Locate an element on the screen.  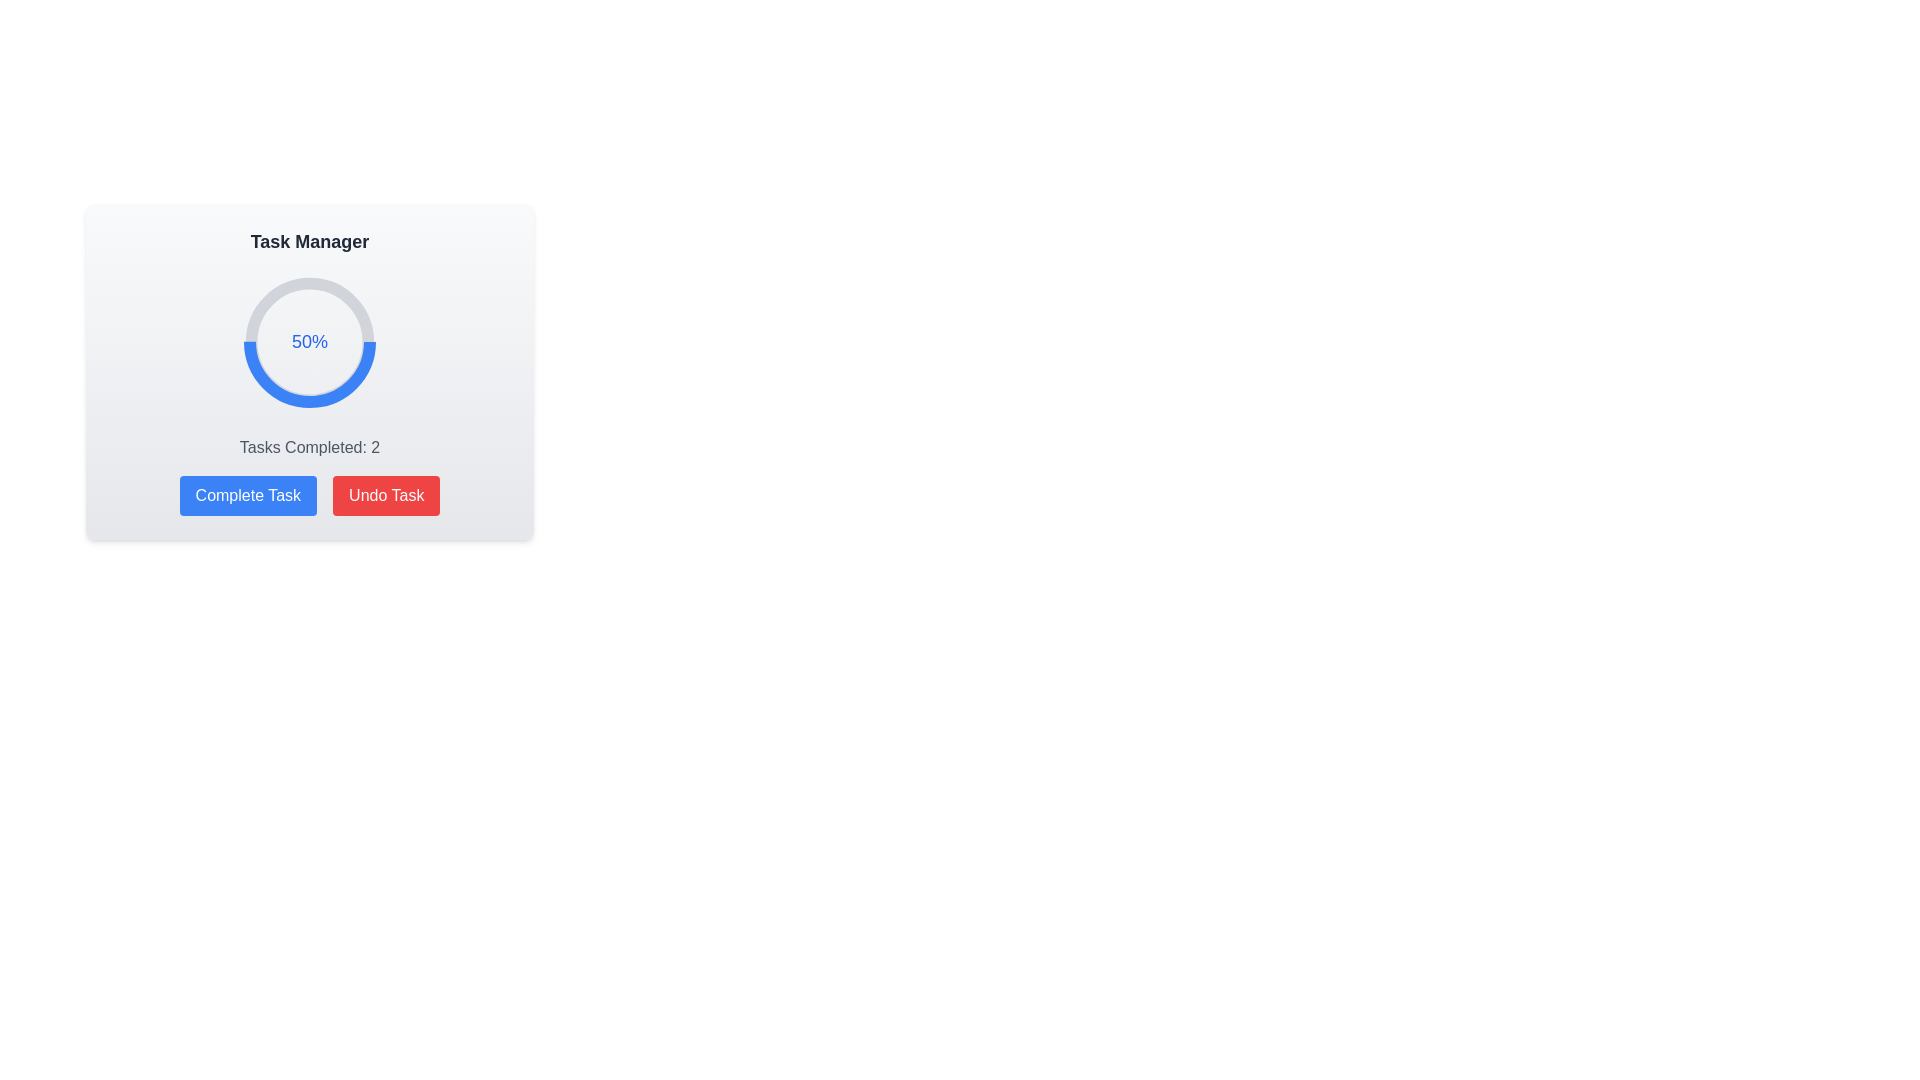
the Circular progress indicator, which is a prominent circle with a light grey outline and a white inner fill, displaying a bold percentage value, located centrally on the dashboard interface is located at coordinates (309, 341).